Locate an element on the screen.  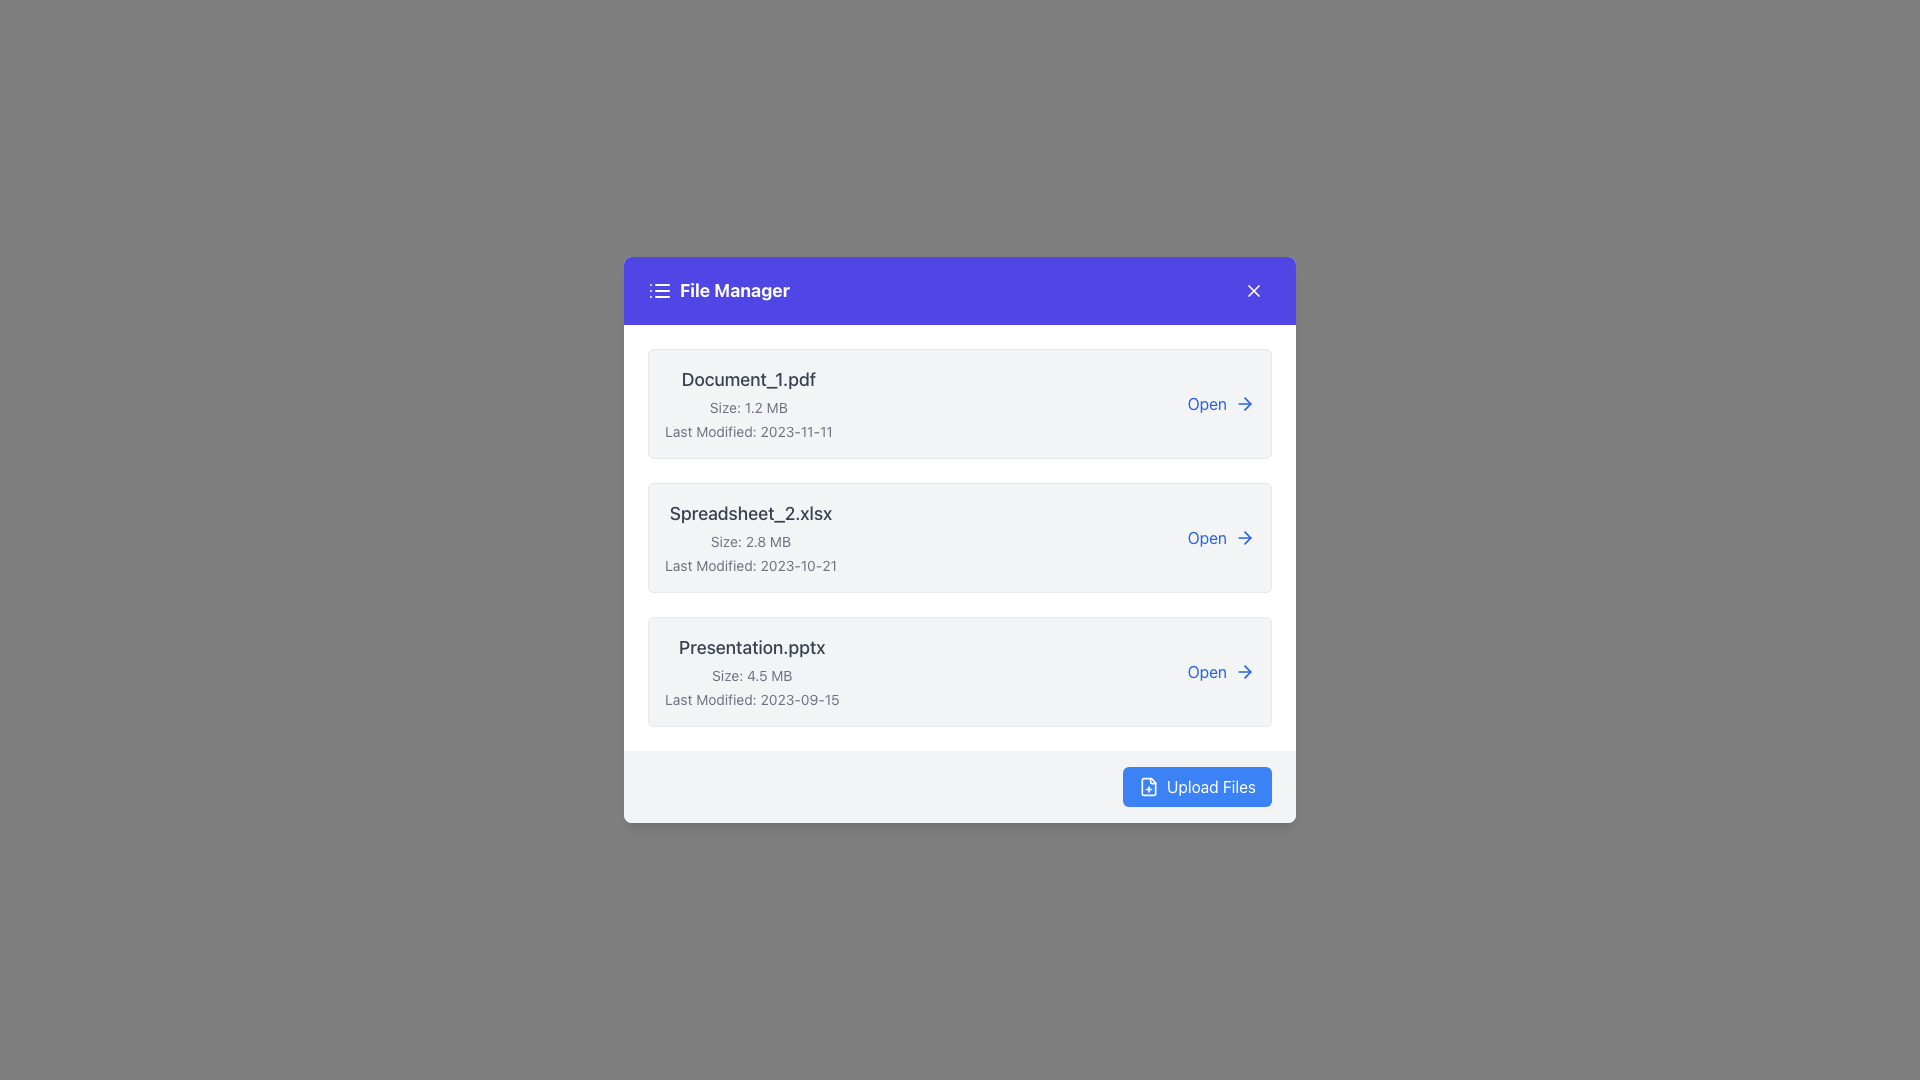
the 'File Manager' text element with a list icon, located in the purple header section of the modal dialog interface is located at coordinates (719, 290).